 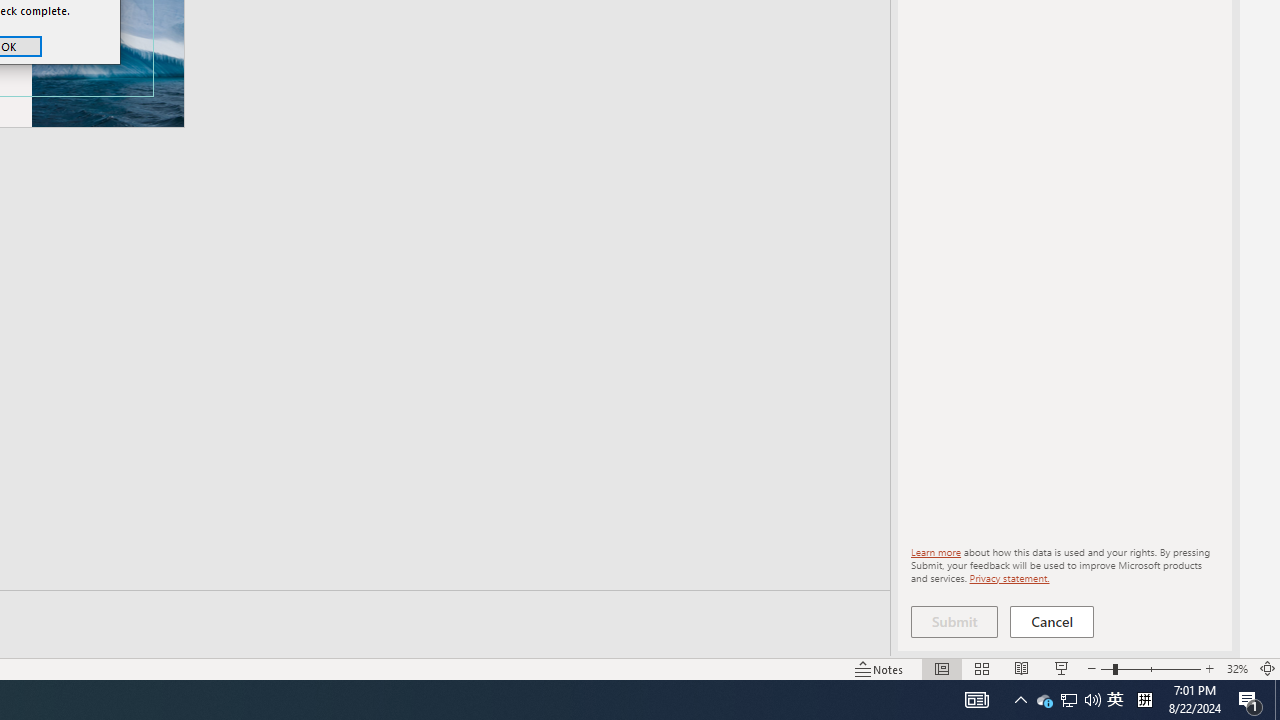 What do you see at coordinates (1144, 698) in the screenshot?
I see `'Tray Input Indicator - Chinese (Simplified, China)'` at bounding box center [1144, 698].